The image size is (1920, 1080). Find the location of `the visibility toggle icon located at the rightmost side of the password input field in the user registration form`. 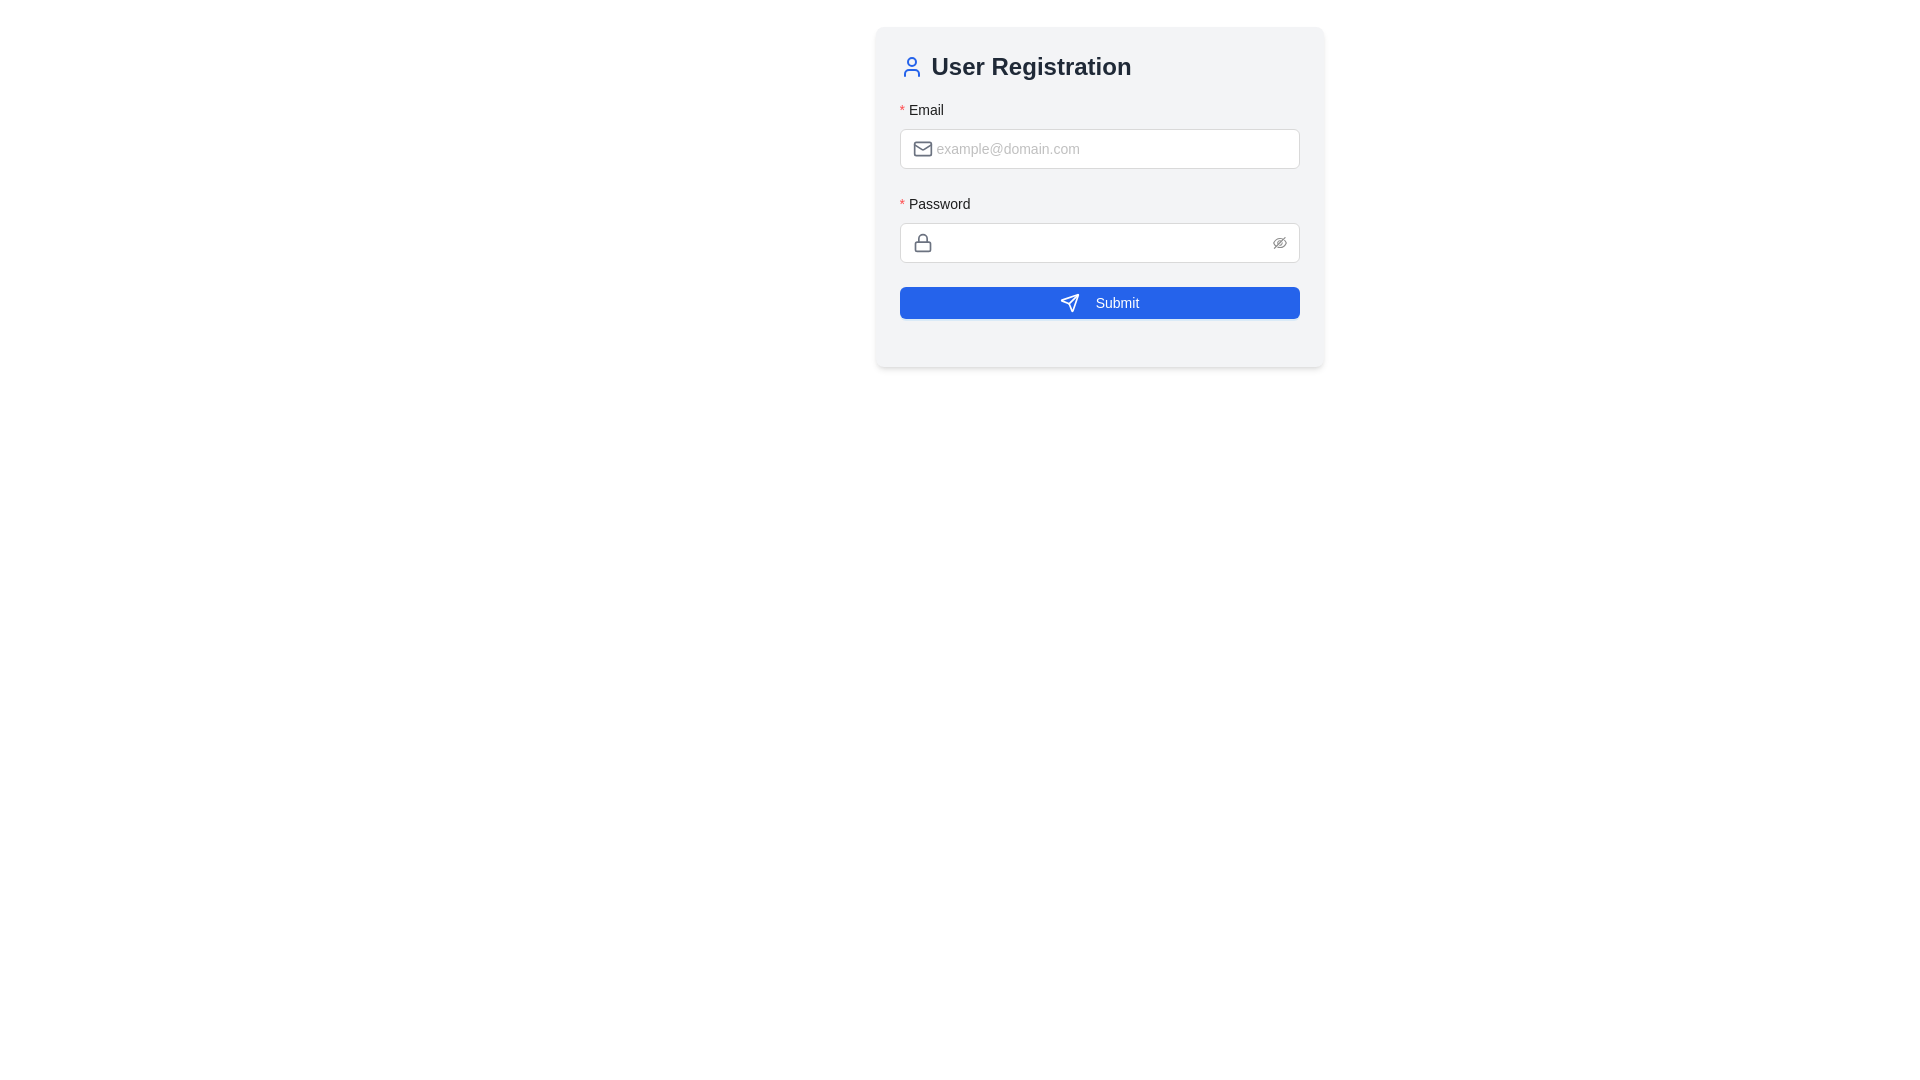

the visibility toggle icon located at the rightmost side of the password input field in the user registration form is located at coordinates (1278, 241).